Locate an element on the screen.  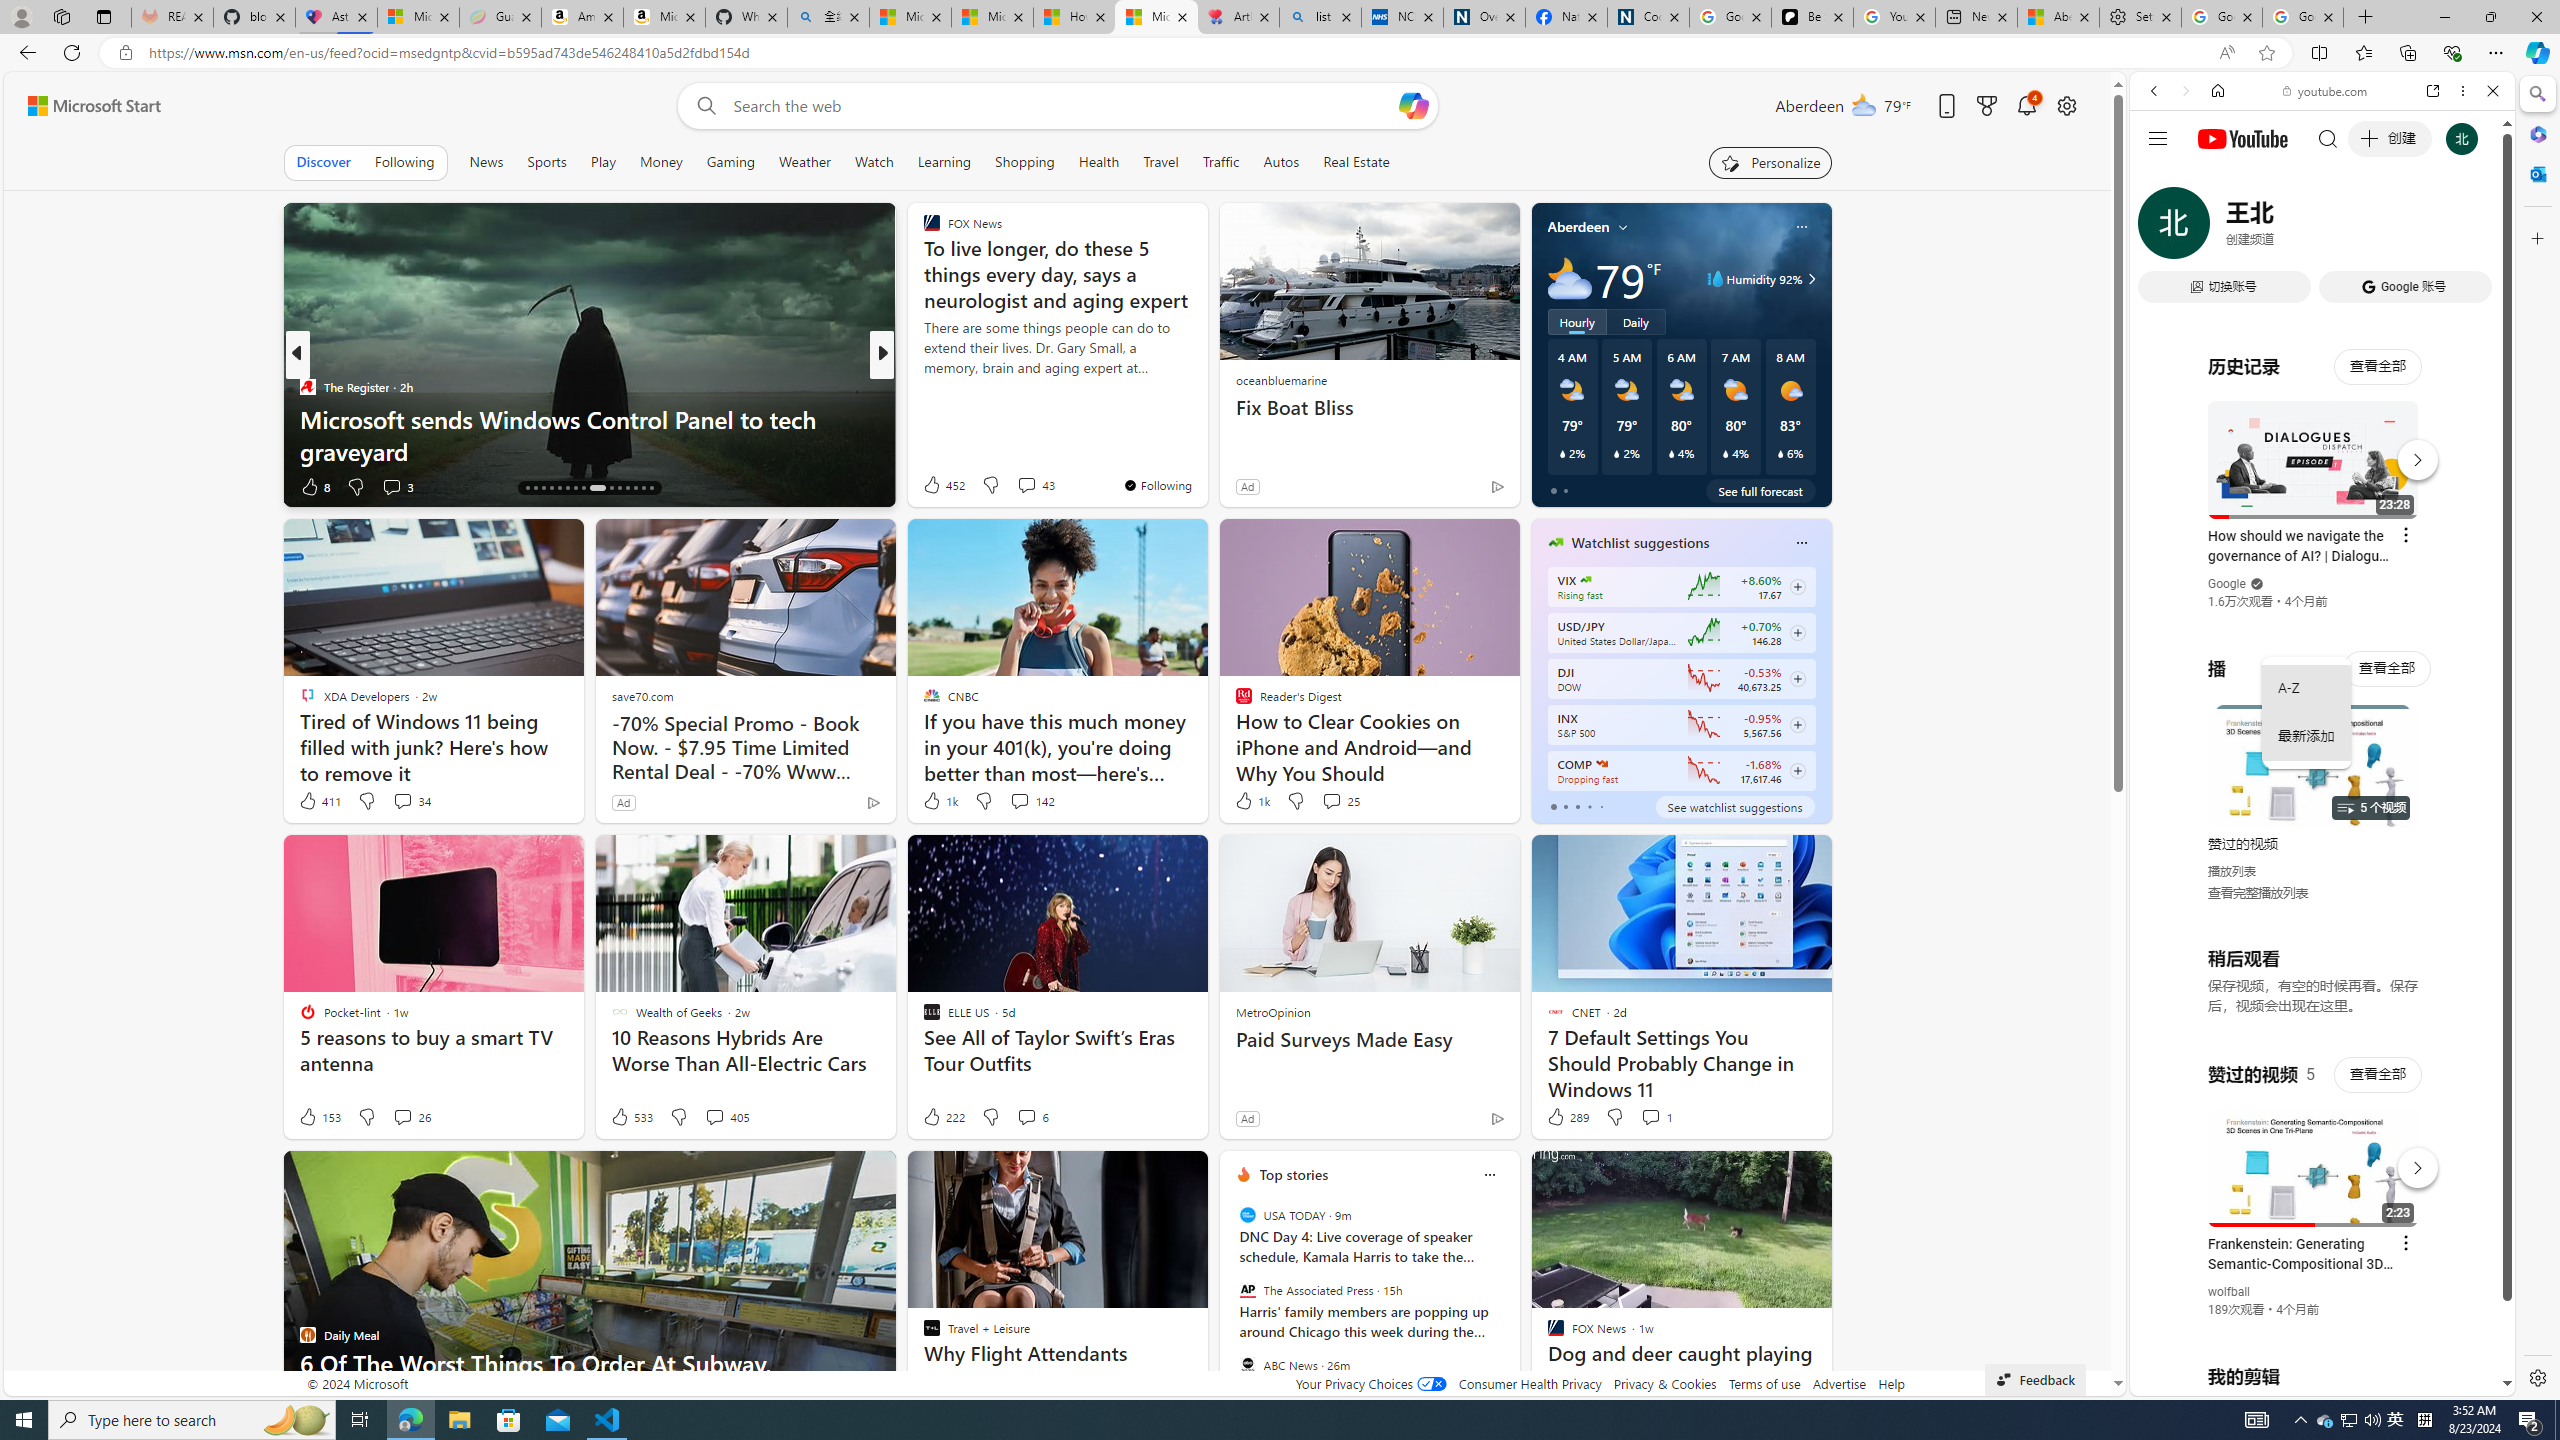
'View comments 142 Comment' is located at coordinates (1031, 800).